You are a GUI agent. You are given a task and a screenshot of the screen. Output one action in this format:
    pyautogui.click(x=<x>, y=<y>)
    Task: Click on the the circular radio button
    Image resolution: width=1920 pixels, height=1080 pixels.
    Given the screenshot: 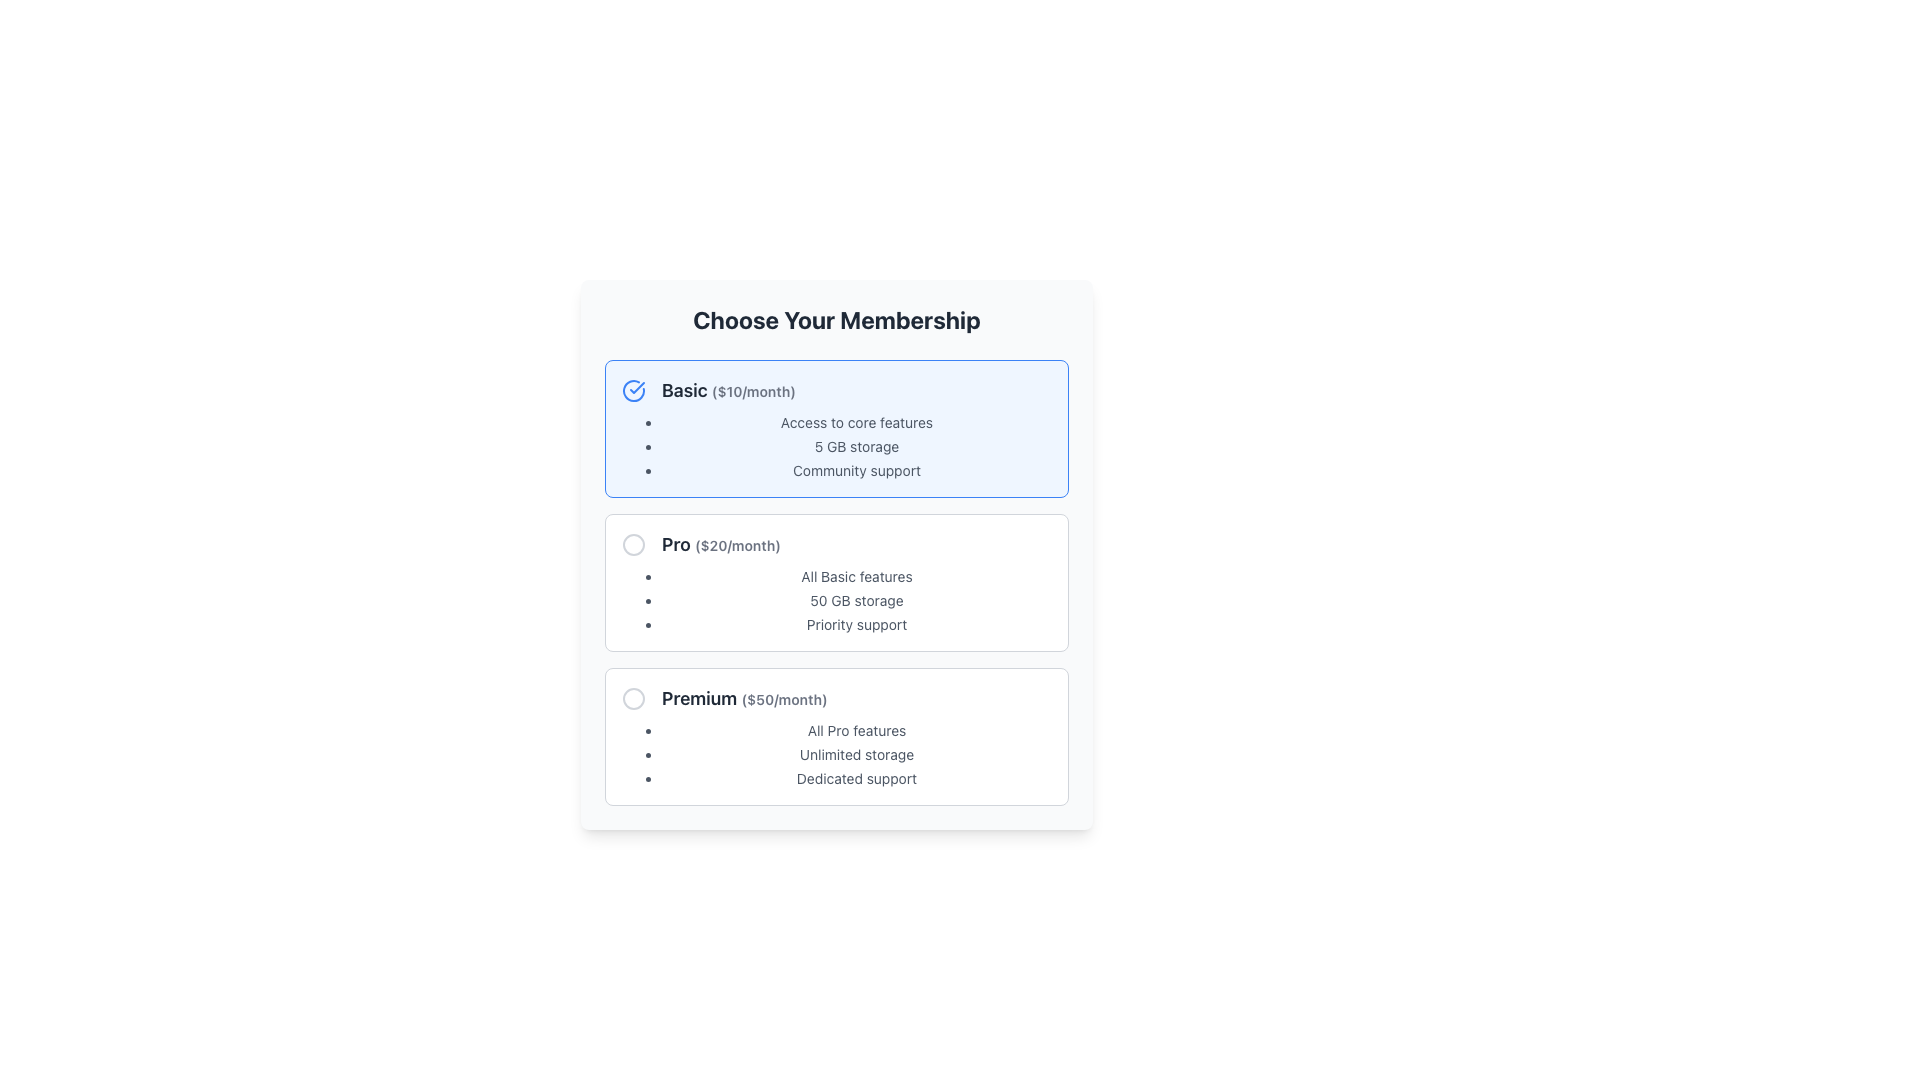 What is the action you would take?
    pyautogui.click(x=632, y=697)
    